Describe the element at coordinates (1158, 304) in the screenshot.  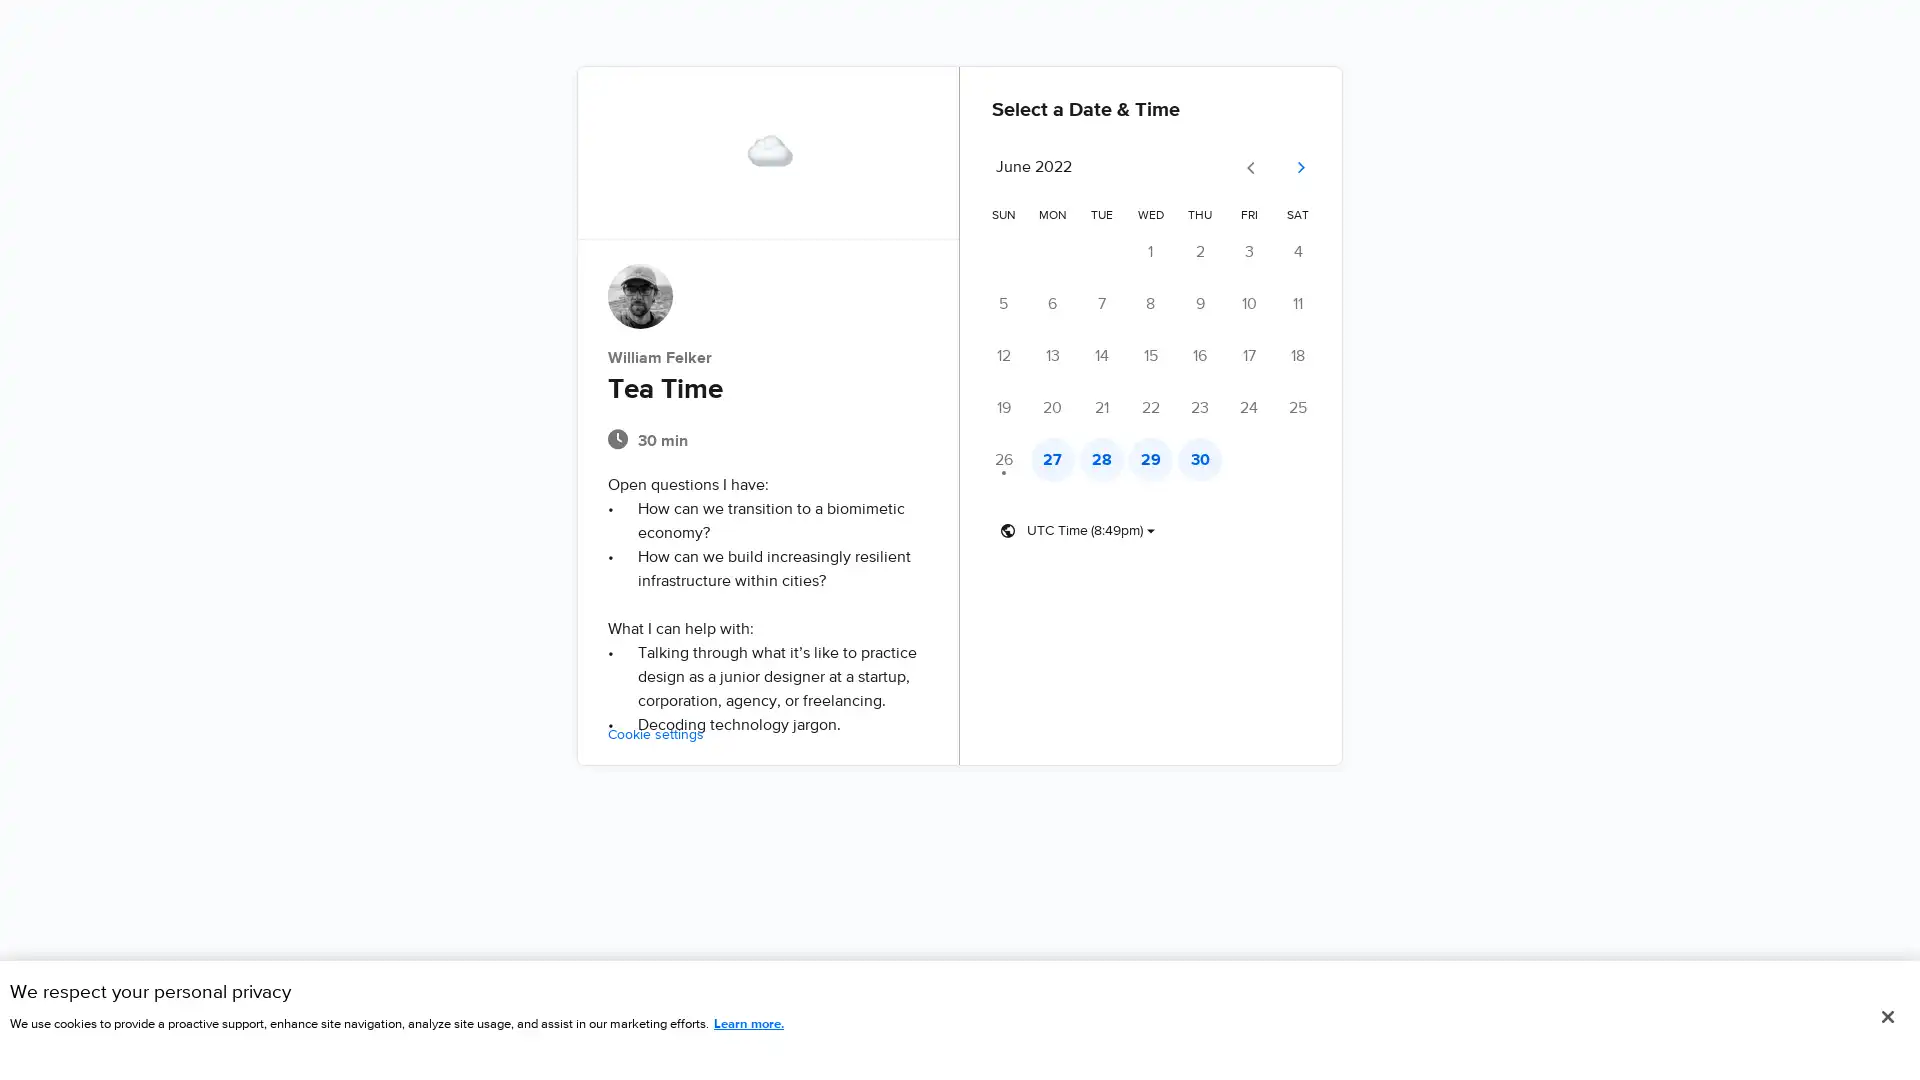
I see `Wednesday, June 8 - No times available` at that location.